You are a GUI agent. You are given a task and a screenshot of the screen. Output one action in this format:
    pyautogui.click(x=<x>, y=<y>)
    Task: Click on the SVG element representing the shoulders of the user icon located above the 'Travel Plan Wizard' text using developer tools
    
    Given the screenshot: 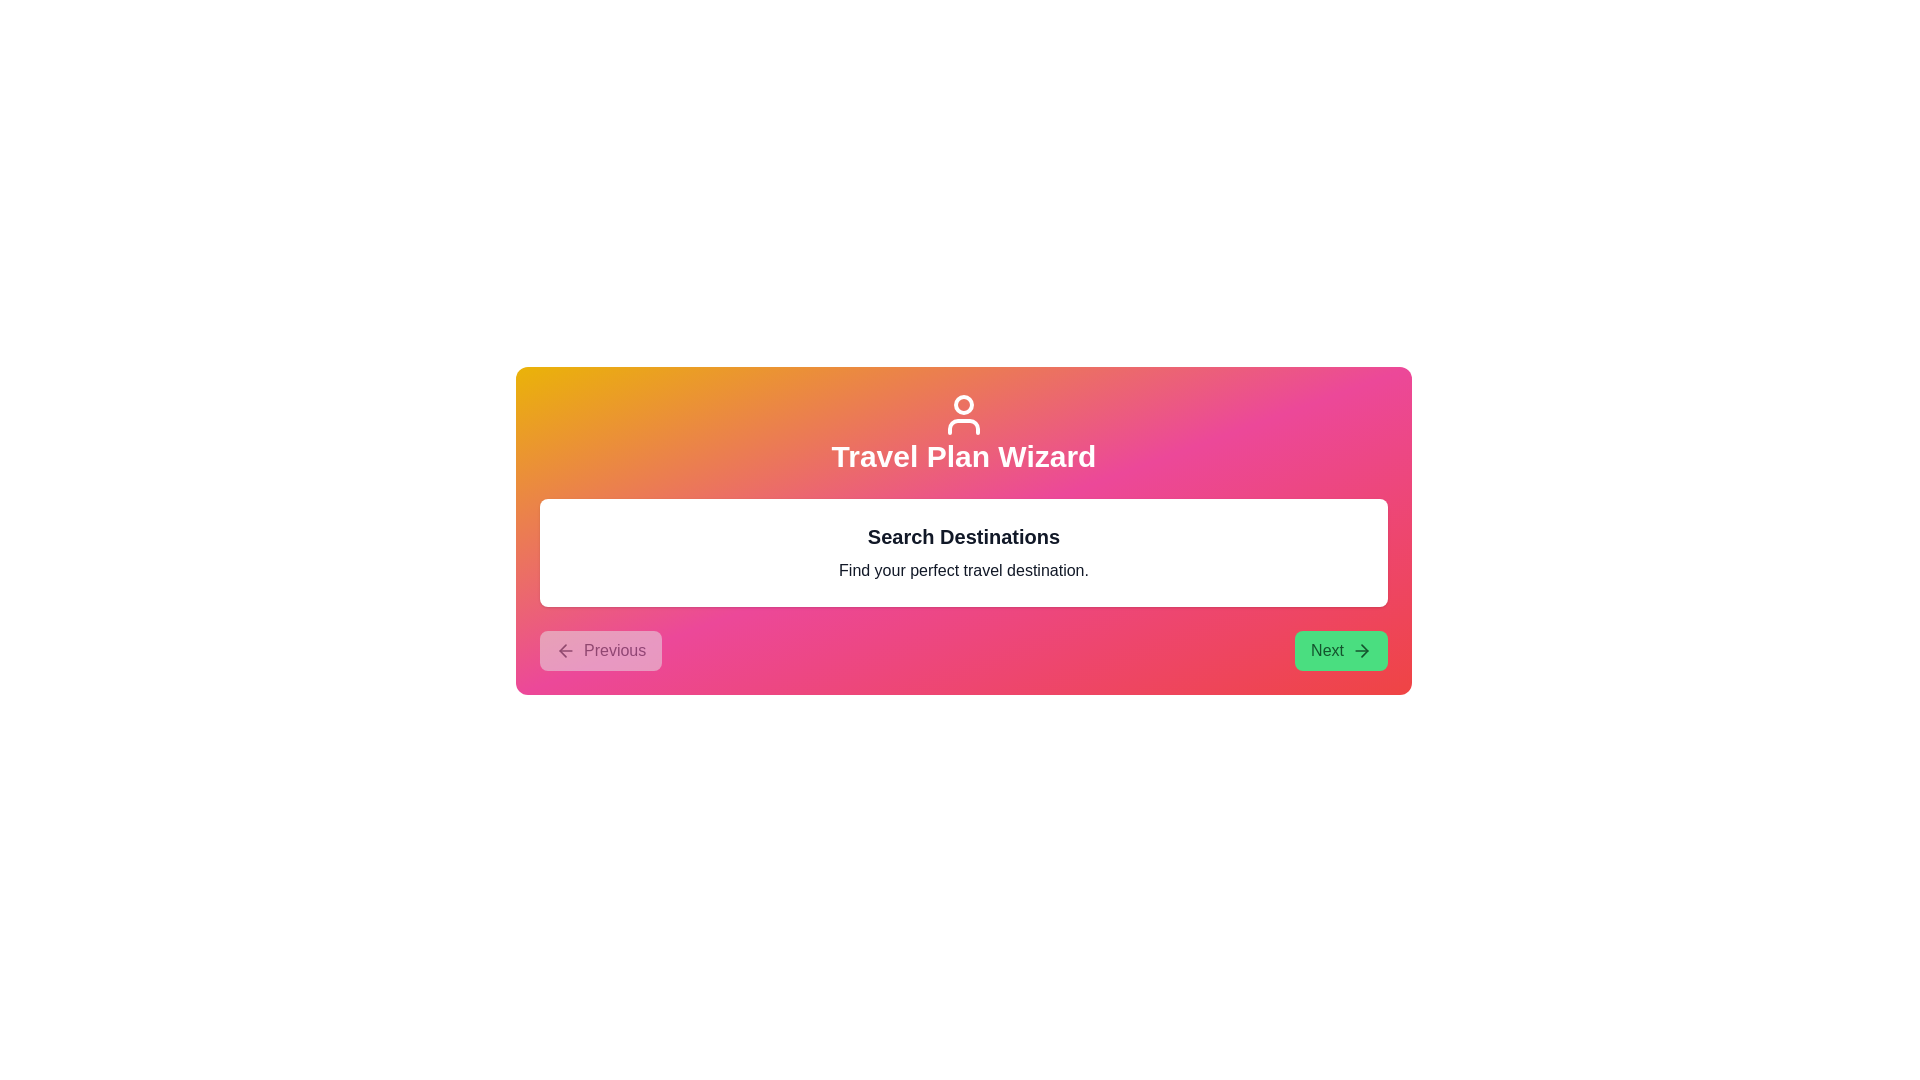 What is the action you would take?
    pyautogui.click(x=964, y=426)
    